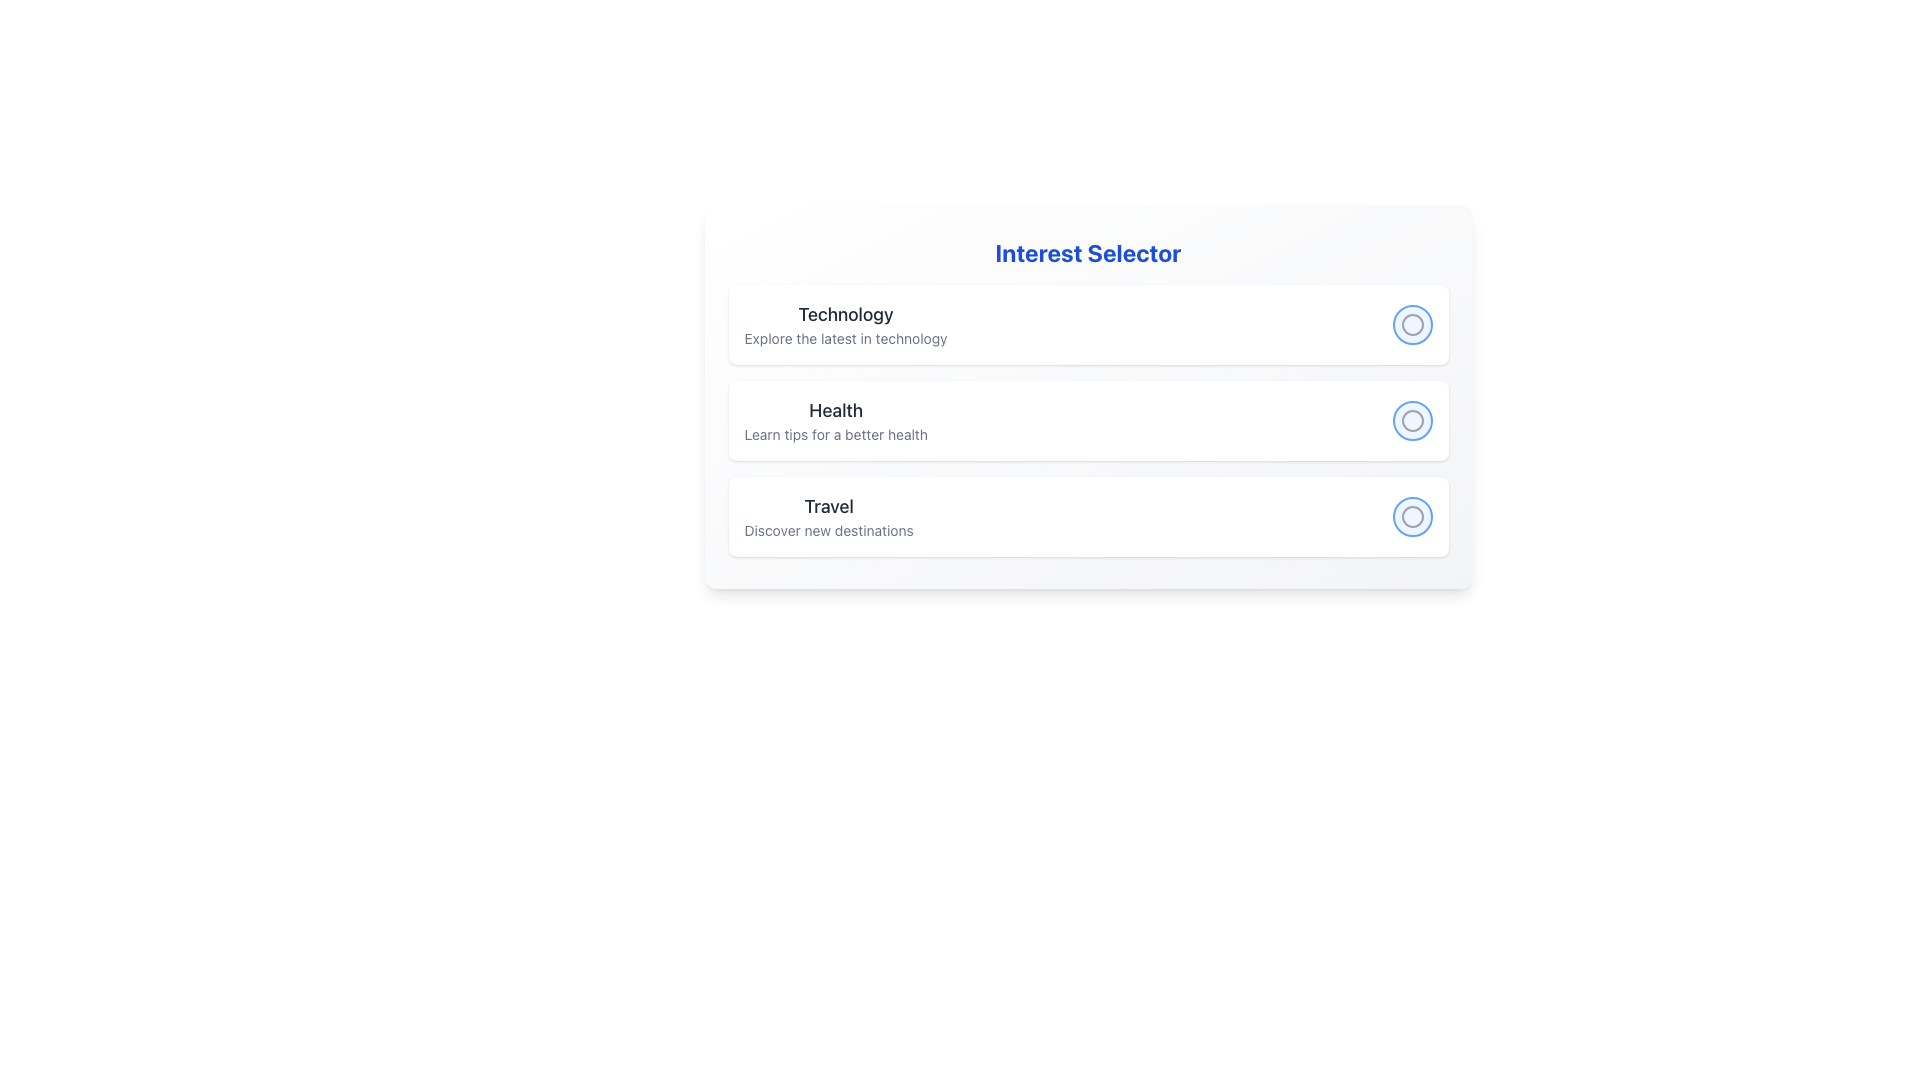 This screenshot has height=1080, width=1920. What do you see at coordinates (846, 338) in the screenshot?
I see `the descriptive subtitle text 'Explore the latest in technology' which is styled in gray and located below the header 'Technology'` at bounding box center [846, 338].